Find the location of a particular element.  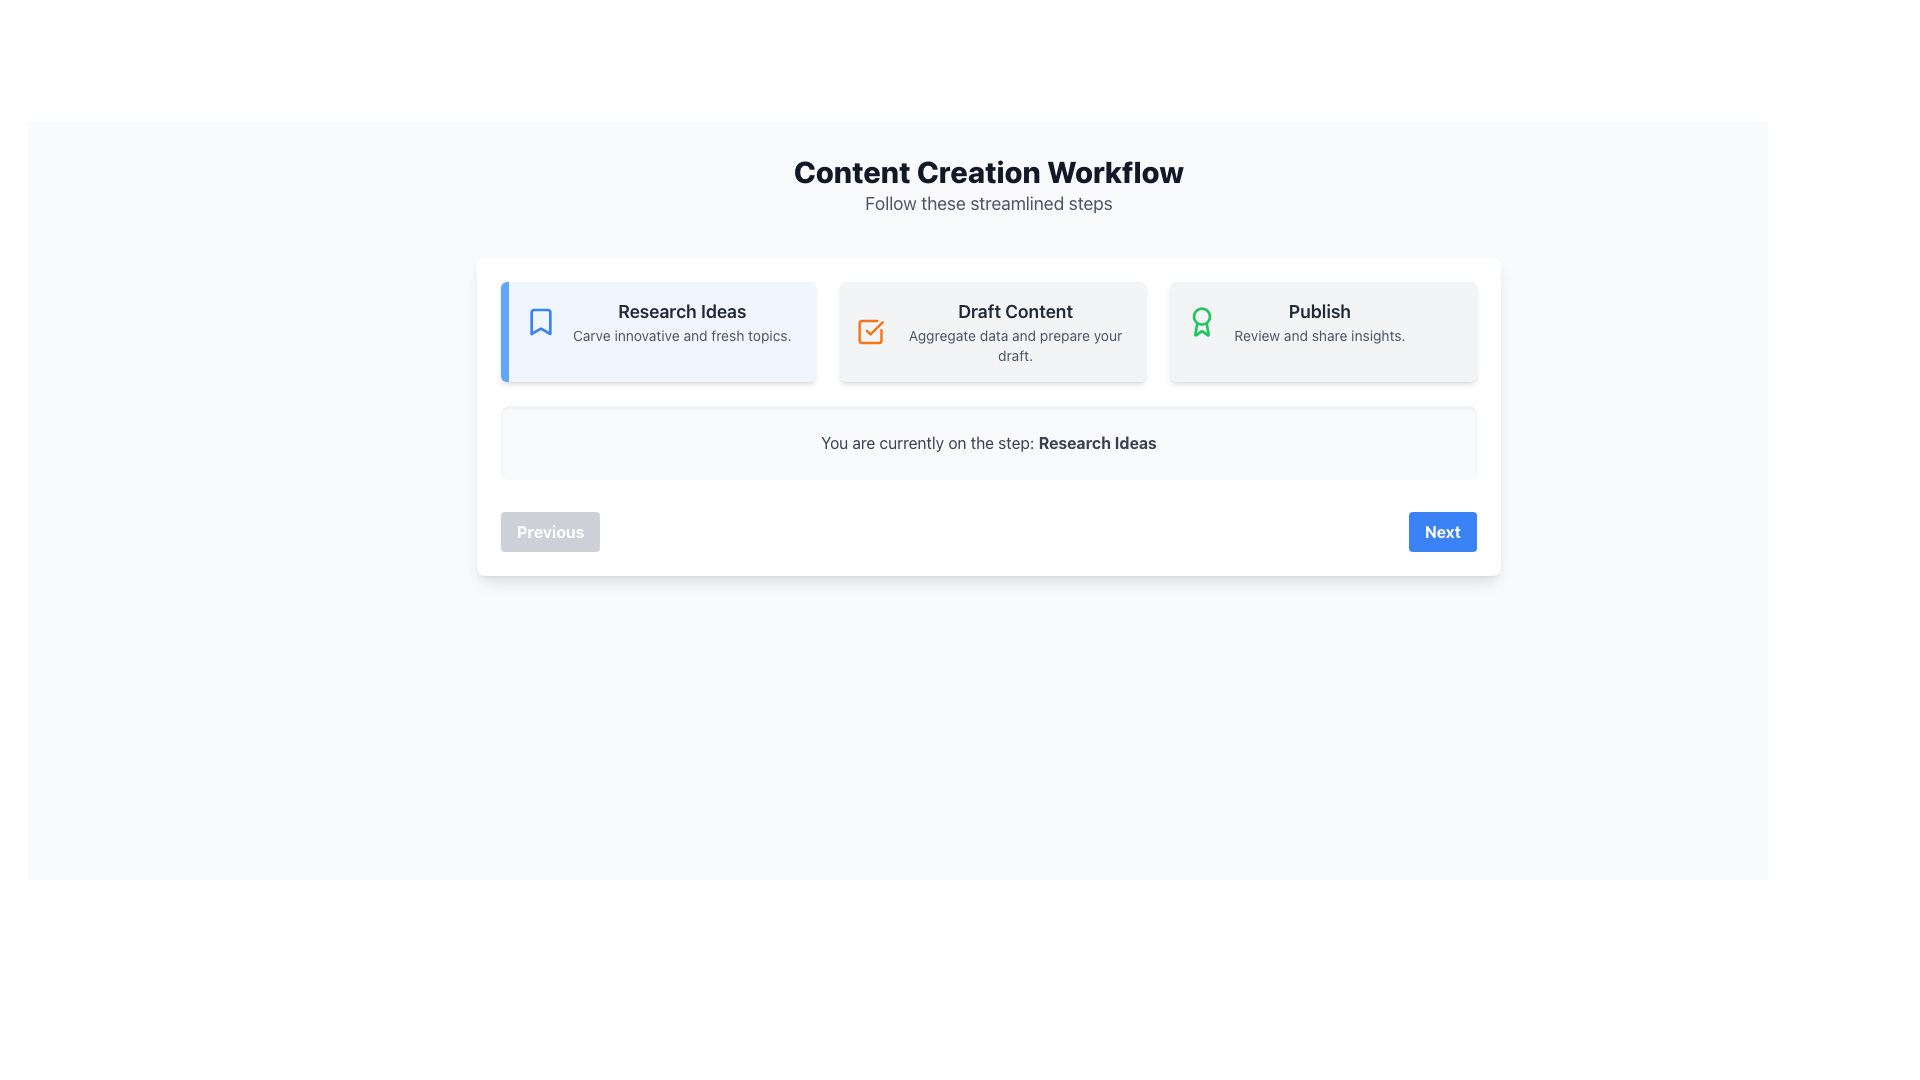

the text label displaying 'Draft Content' which includes a bold title and descriptive text, located centrally in the interface between 'Research Ideas' and 'Publish' is located at coordinates (993, 330).